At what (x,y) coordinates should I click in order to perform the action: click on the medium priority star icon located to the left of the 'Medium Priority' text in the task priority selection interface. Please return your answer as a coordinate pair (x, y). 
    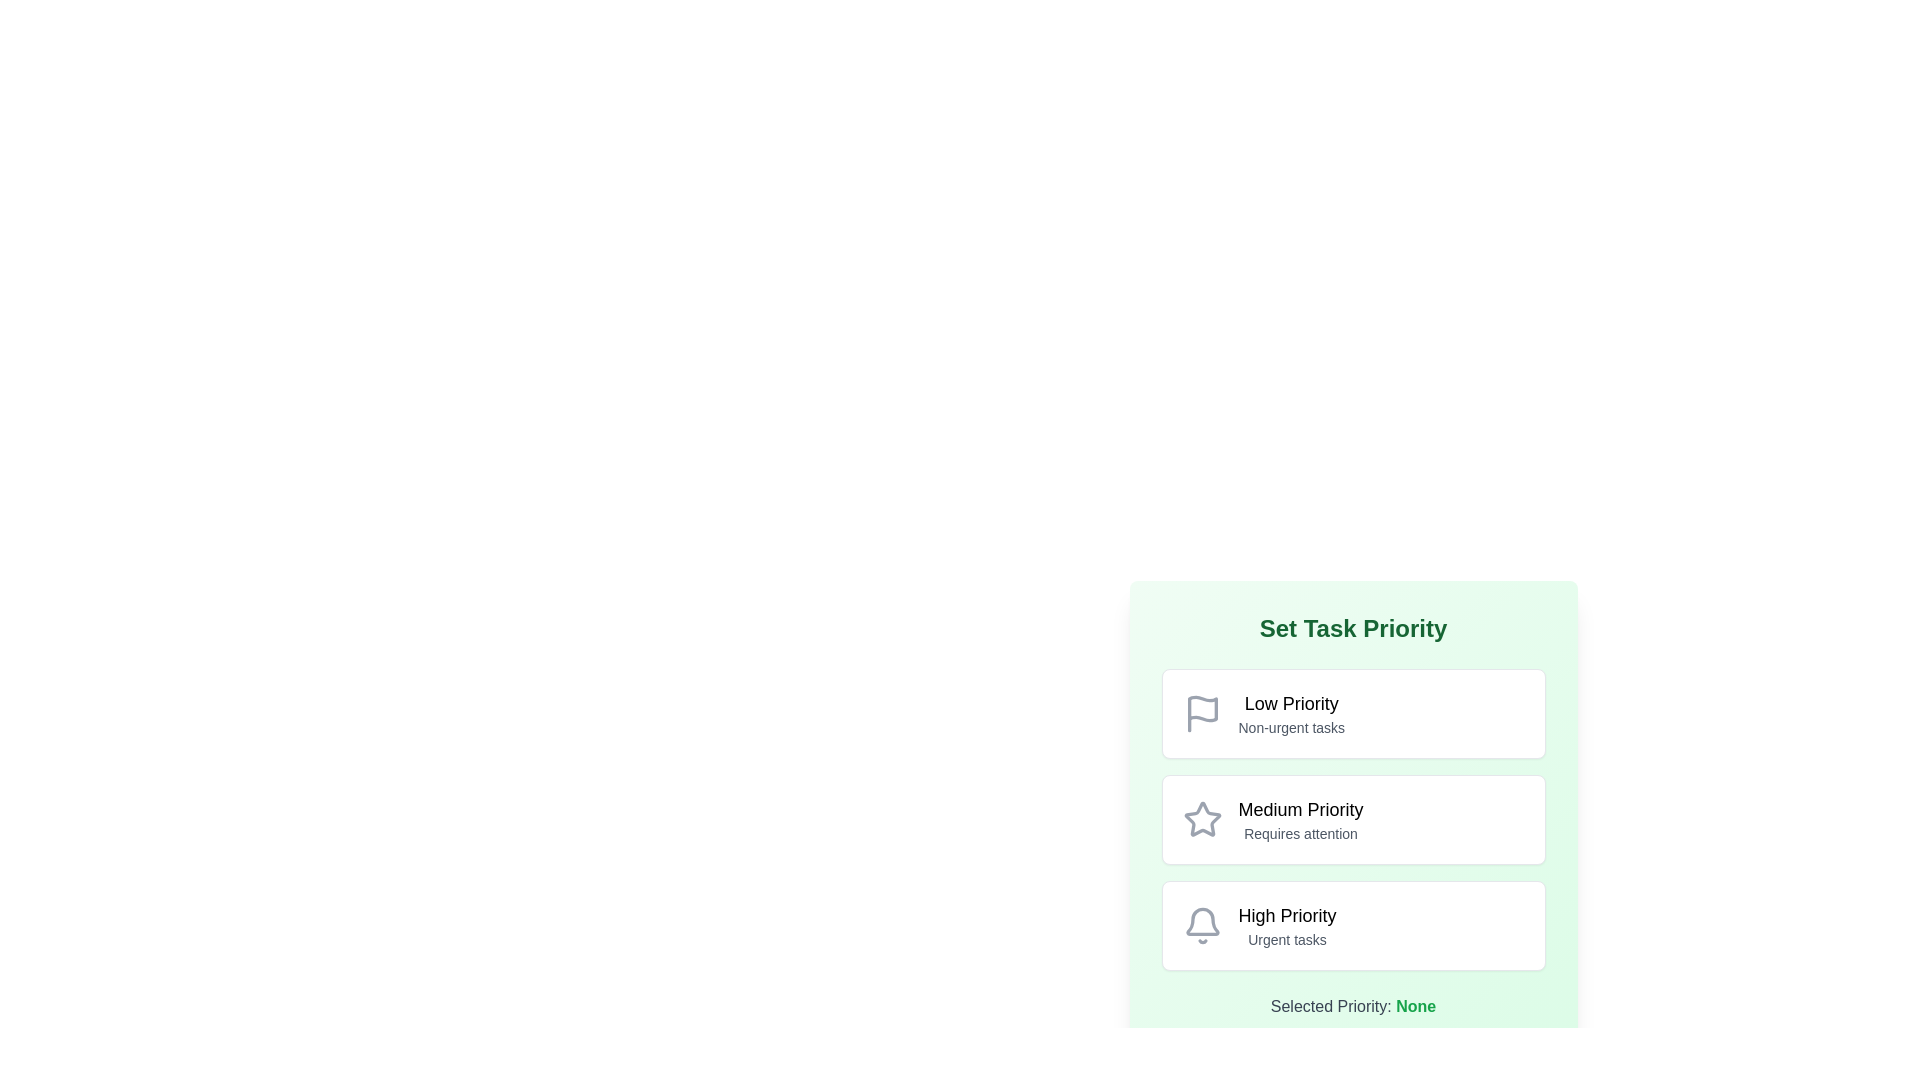
    Looking at the image, I should click on (1201, 819).